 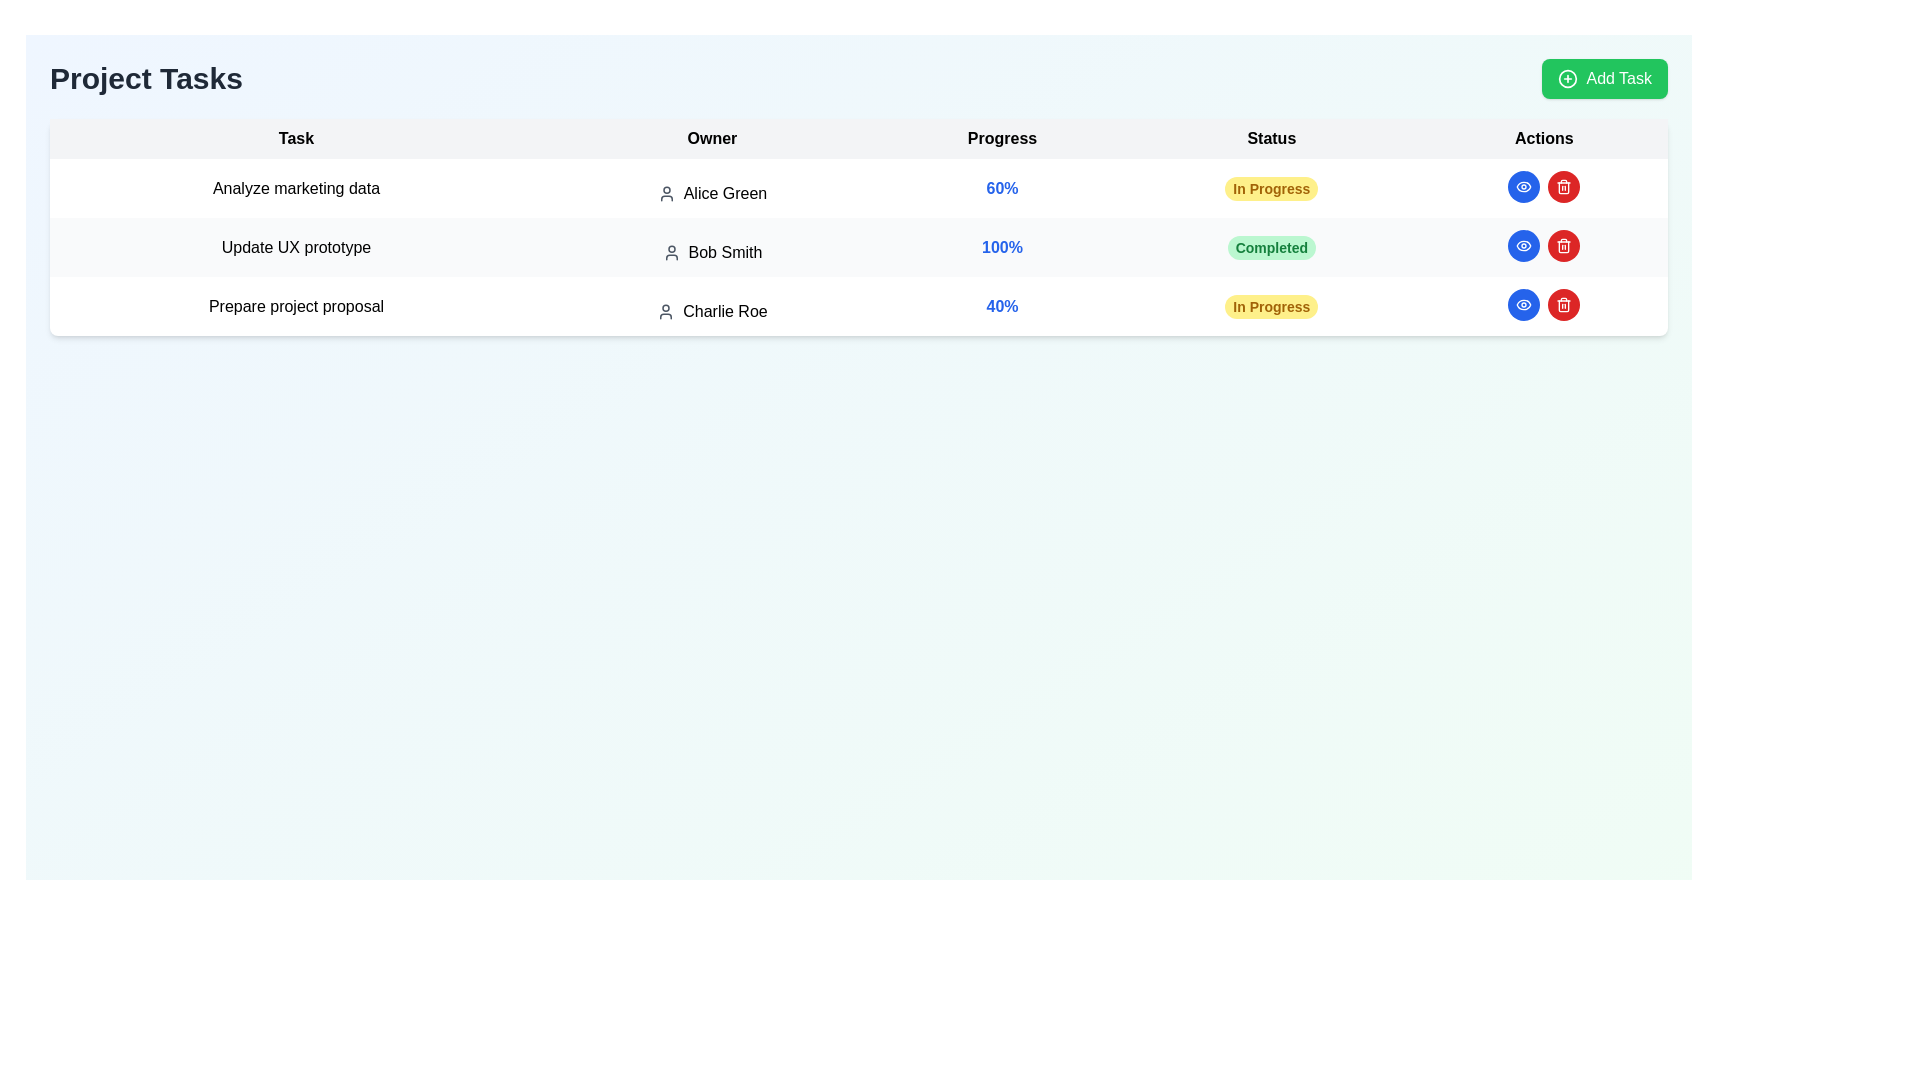 What do you see at coordinates (1523, 186) in the screenshot?
I see `the eye-shaped icon within the blue circular button located in the bottom-right corner of the table in the 'Actions' column of the last row` at bounding box center [1523, 186].